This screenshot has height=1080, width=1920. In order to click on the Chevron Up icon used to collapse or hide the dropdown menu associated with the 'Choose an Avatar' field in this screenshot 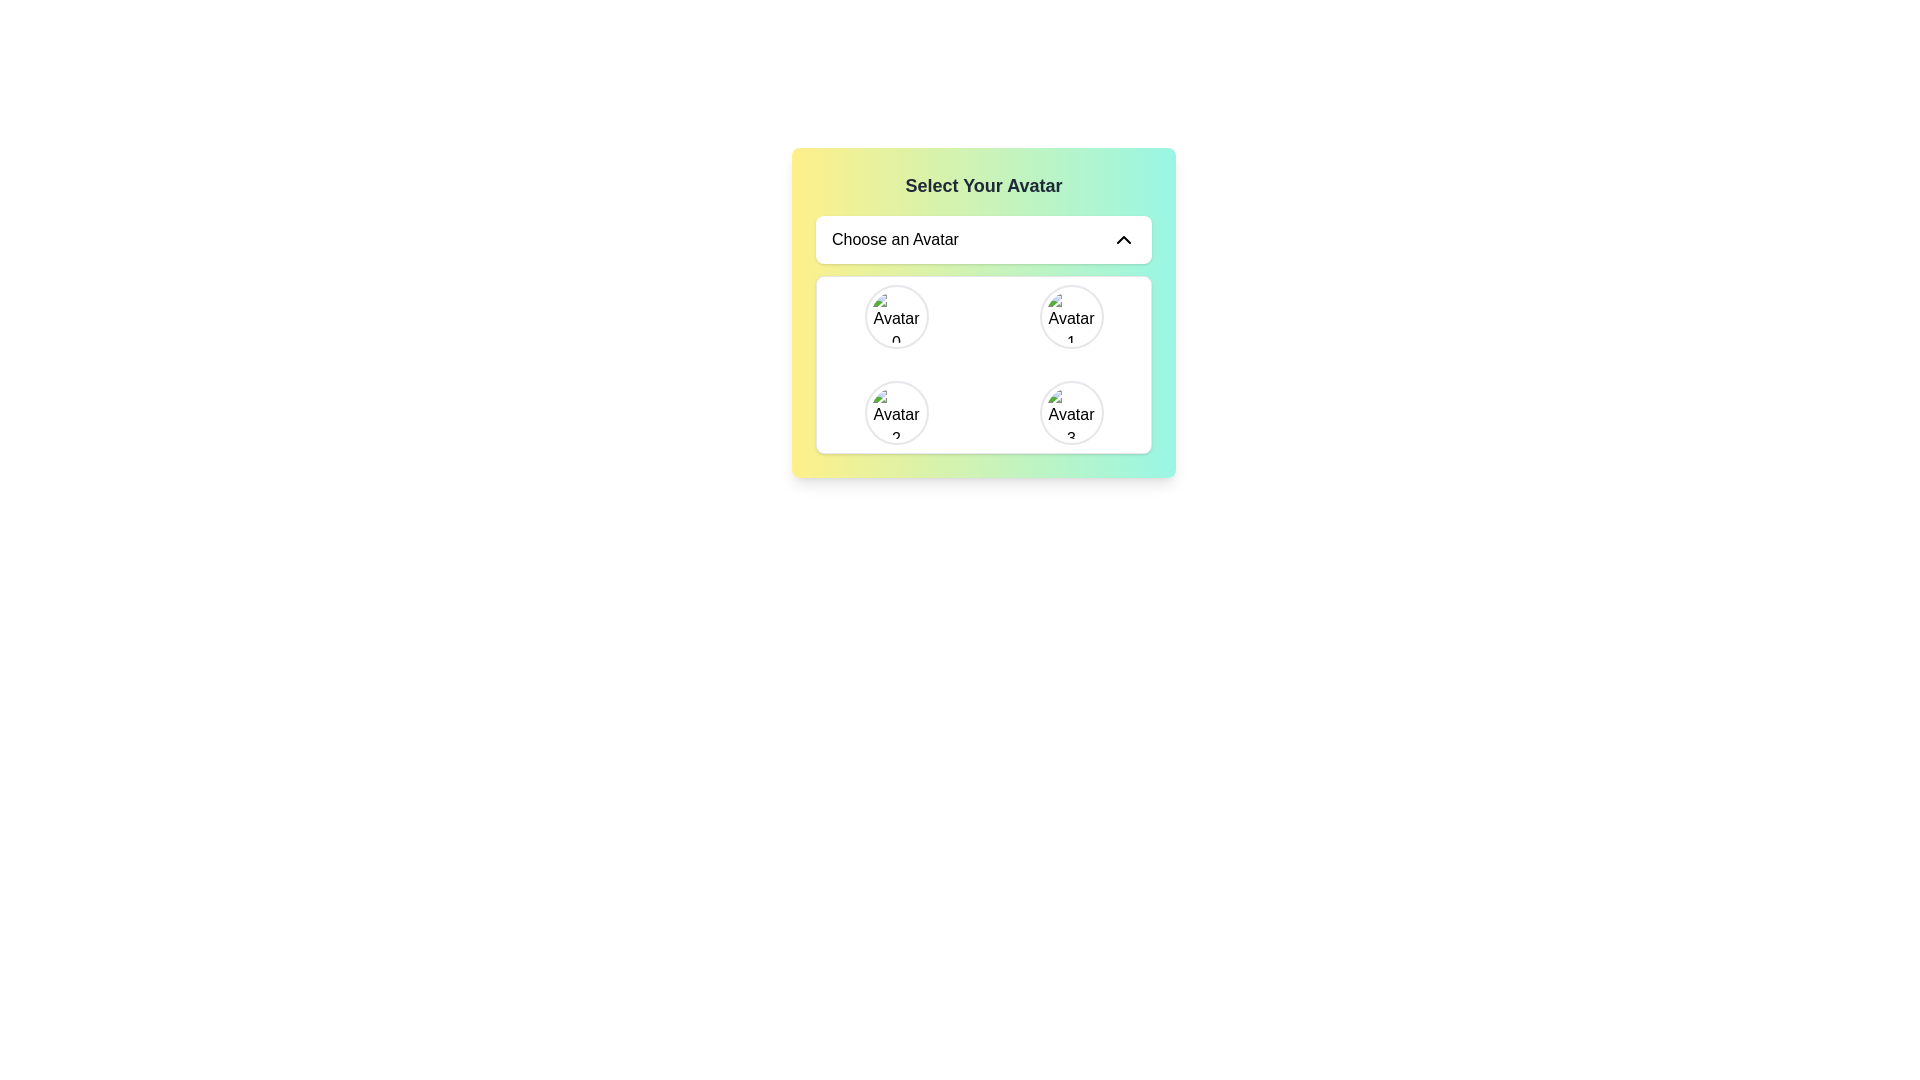, I will do `click(1123, 238)`.